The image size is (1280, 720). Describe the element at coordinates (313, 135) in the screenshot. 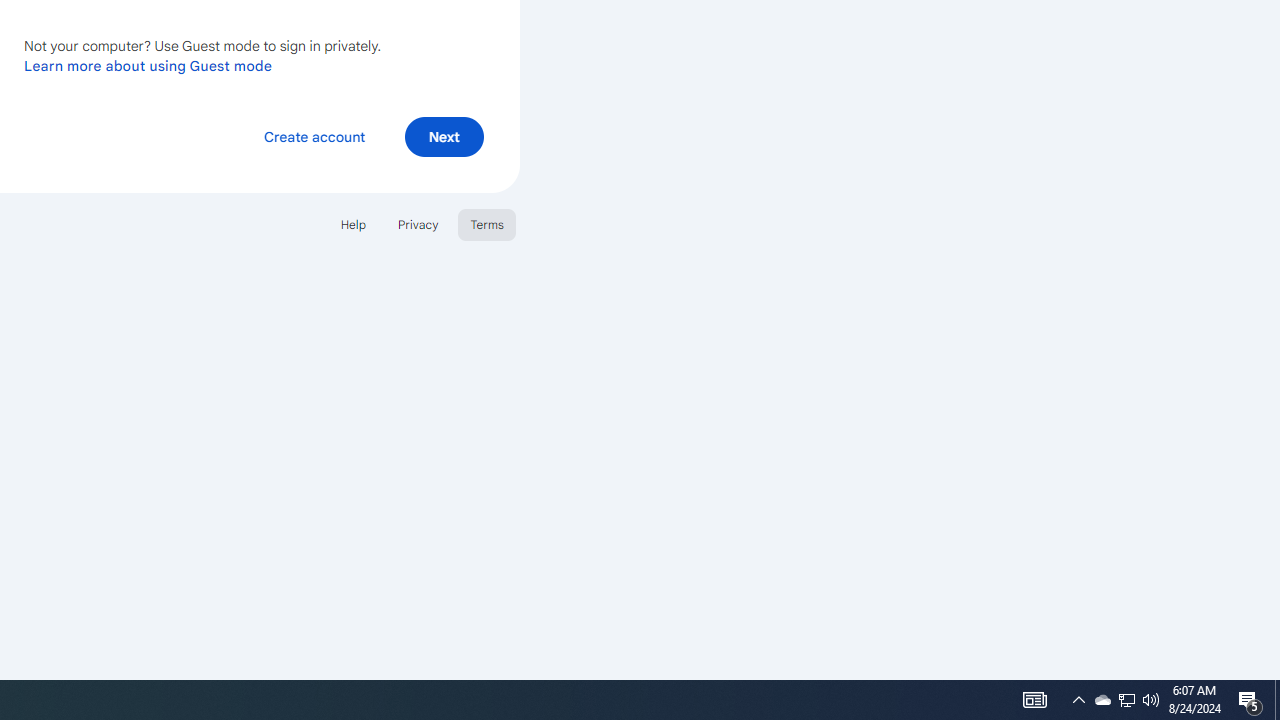

I see `'Create account'` at that location.